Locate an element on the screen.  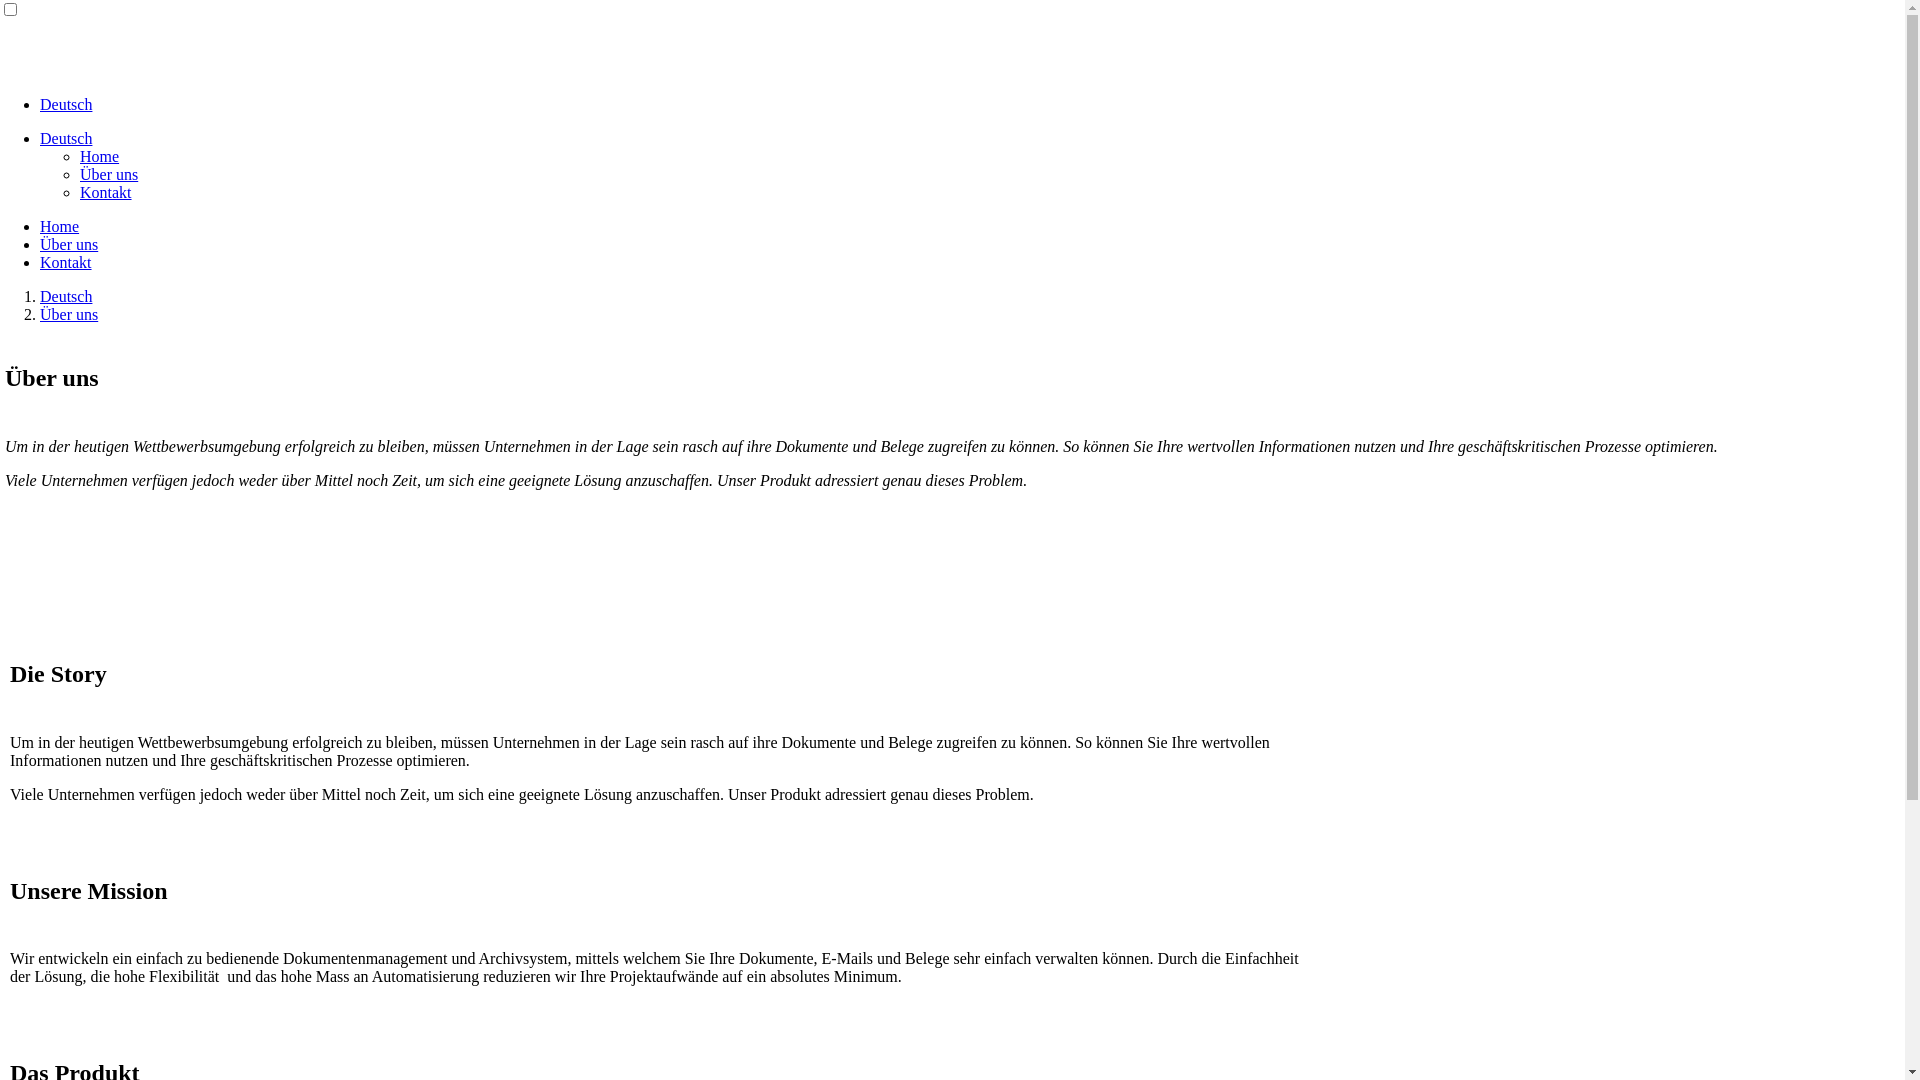
'Home' is located at coordinates (59, 225).